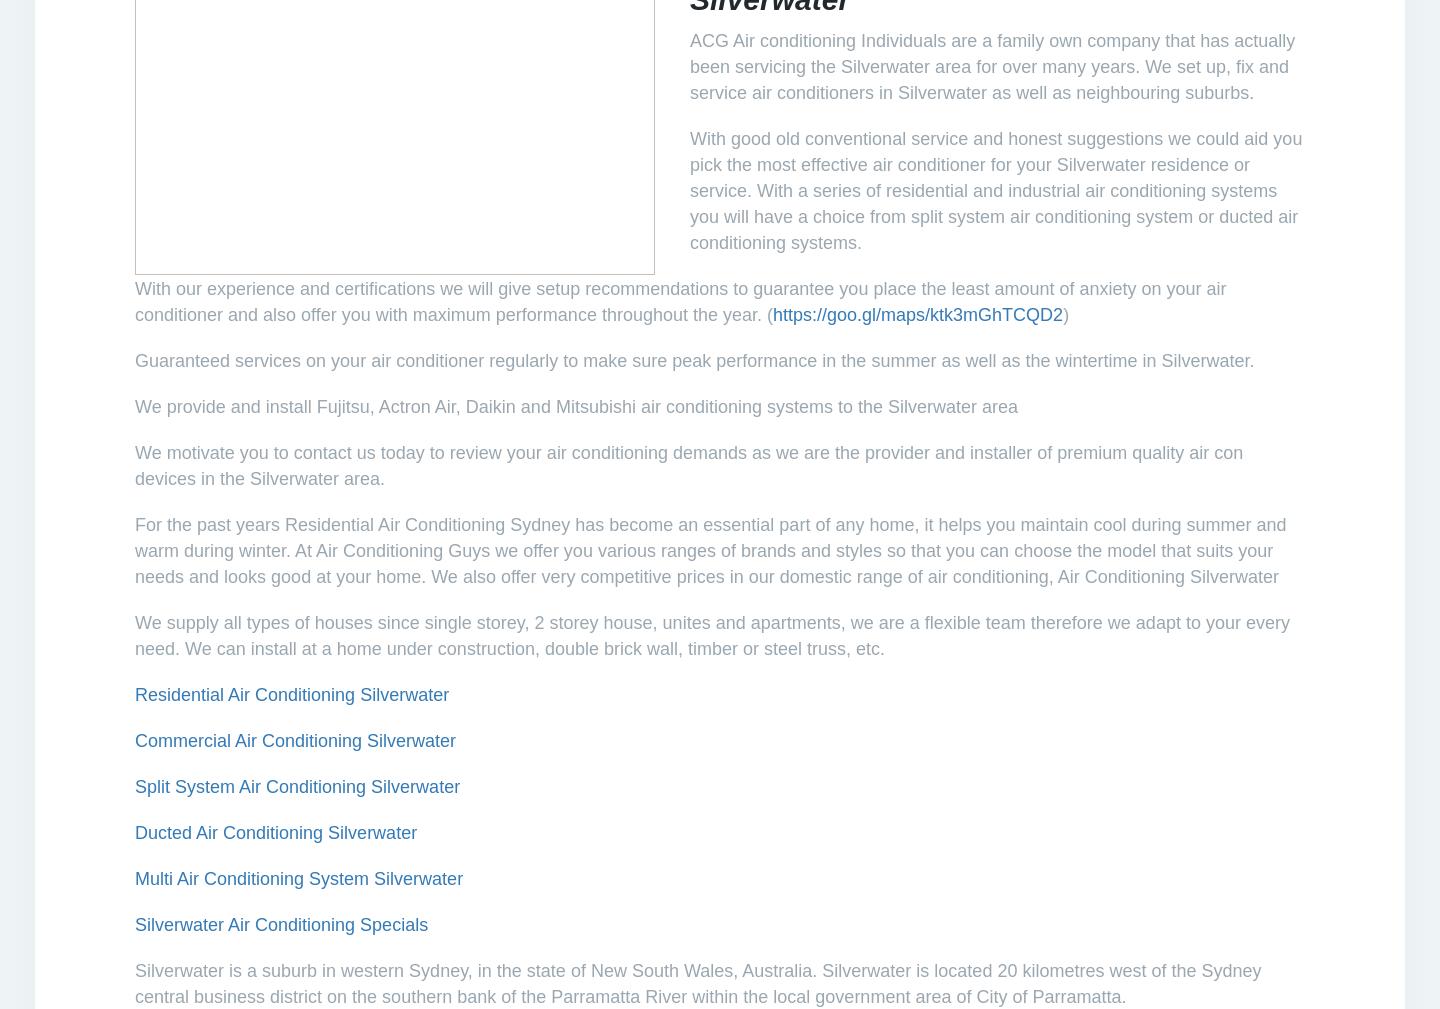 Image resolution: width=1440 pixels, height=1009 pixels. What do you see at coordinates (1066, 314) in the screenshot?
I see `')'` at bounding box center [1066, 314].